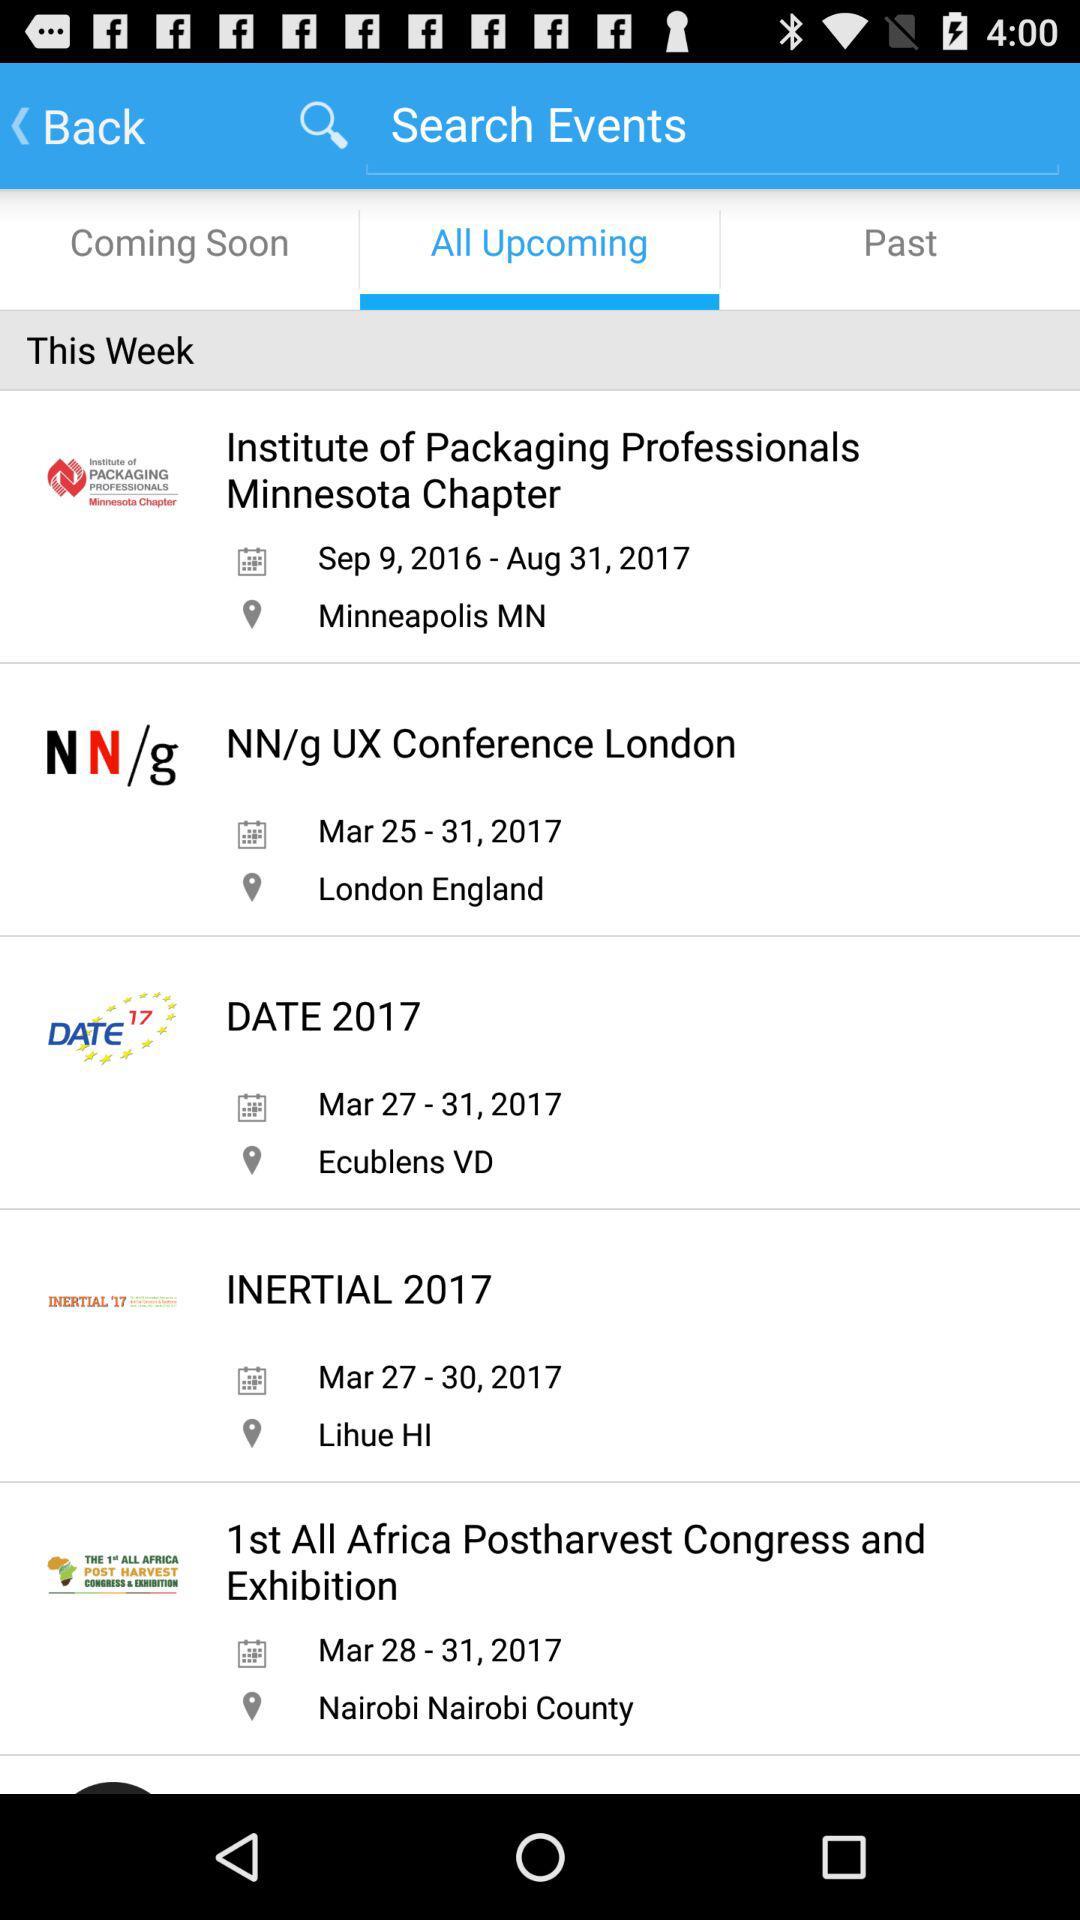 This screenshot has width=1080, height=1920. What do you see at coordinates (481, 741) in the screenshot?
I see `nn g ux icon` at bounding box center [481, 741].